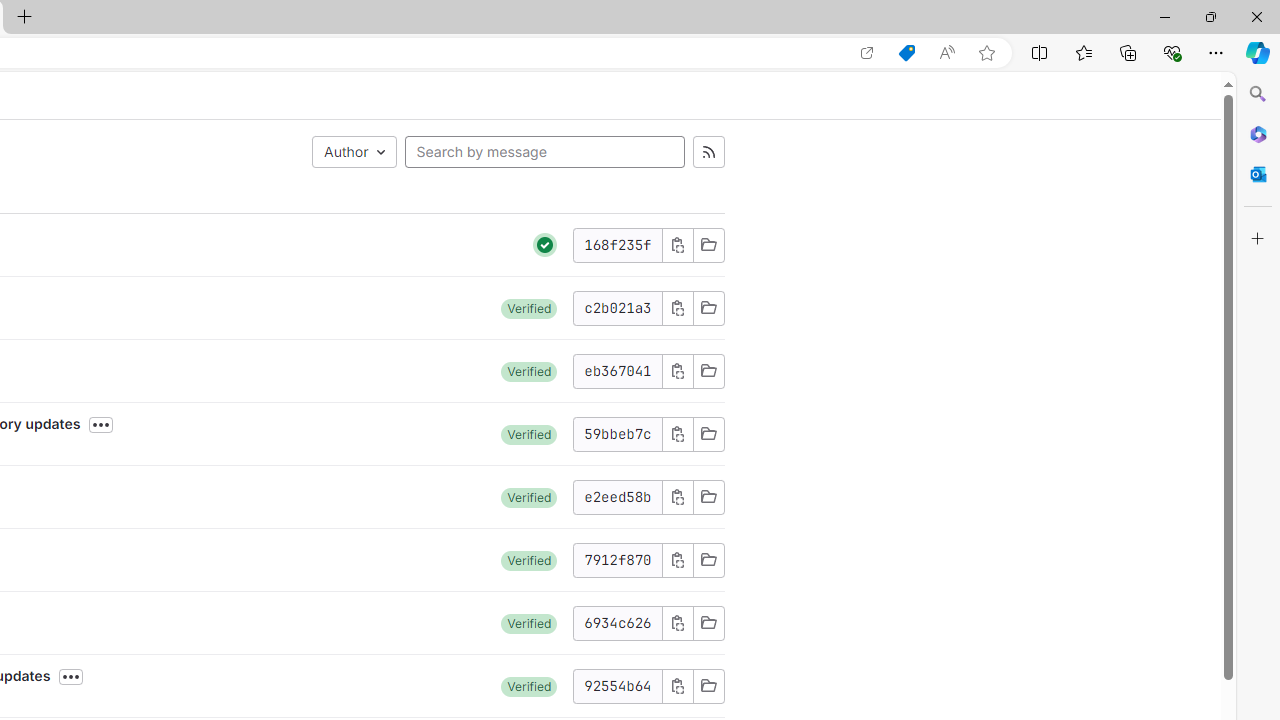  What do you see at coordinates (1257, 238) in the screenshot?
I see `'Customize'` at bounding box center [1257, 238].